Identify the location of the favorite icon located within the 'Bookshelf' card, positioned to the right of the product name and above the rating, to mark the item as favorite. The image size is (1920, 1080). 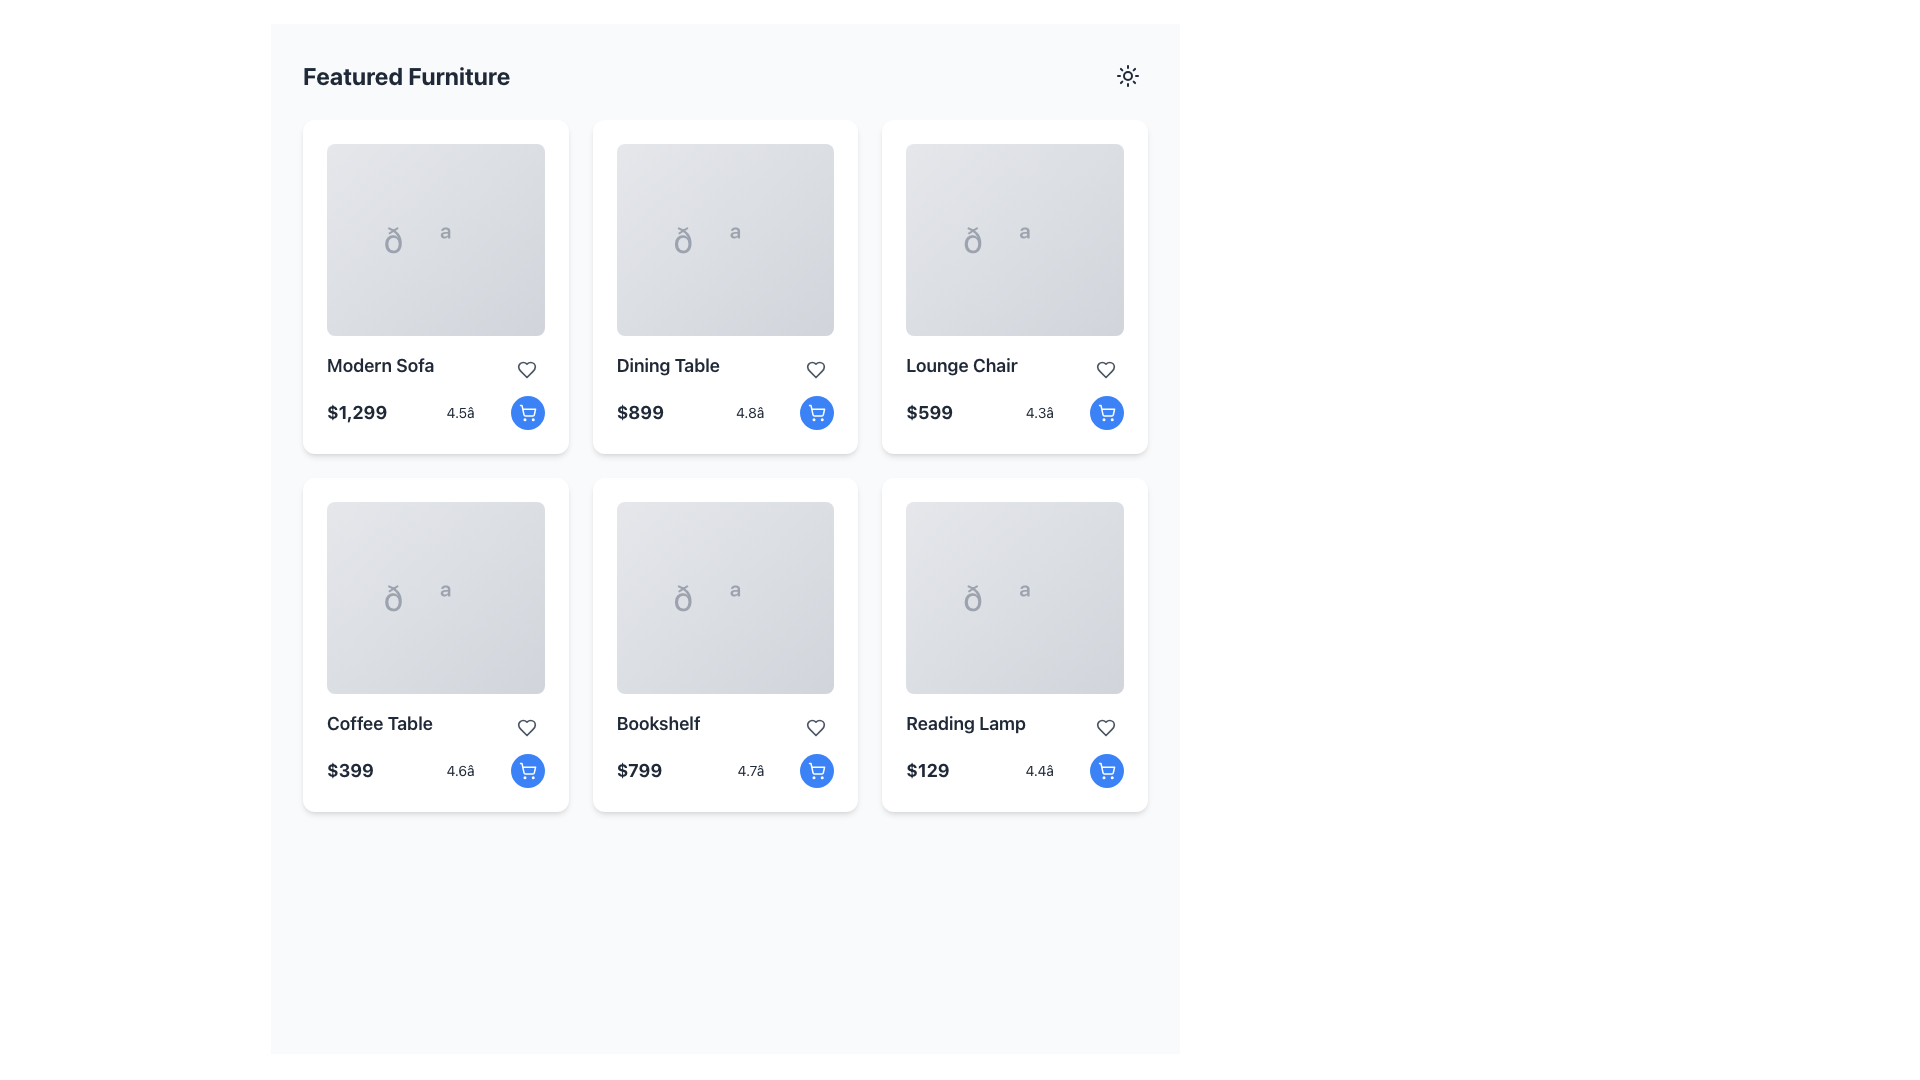
(816, 728).